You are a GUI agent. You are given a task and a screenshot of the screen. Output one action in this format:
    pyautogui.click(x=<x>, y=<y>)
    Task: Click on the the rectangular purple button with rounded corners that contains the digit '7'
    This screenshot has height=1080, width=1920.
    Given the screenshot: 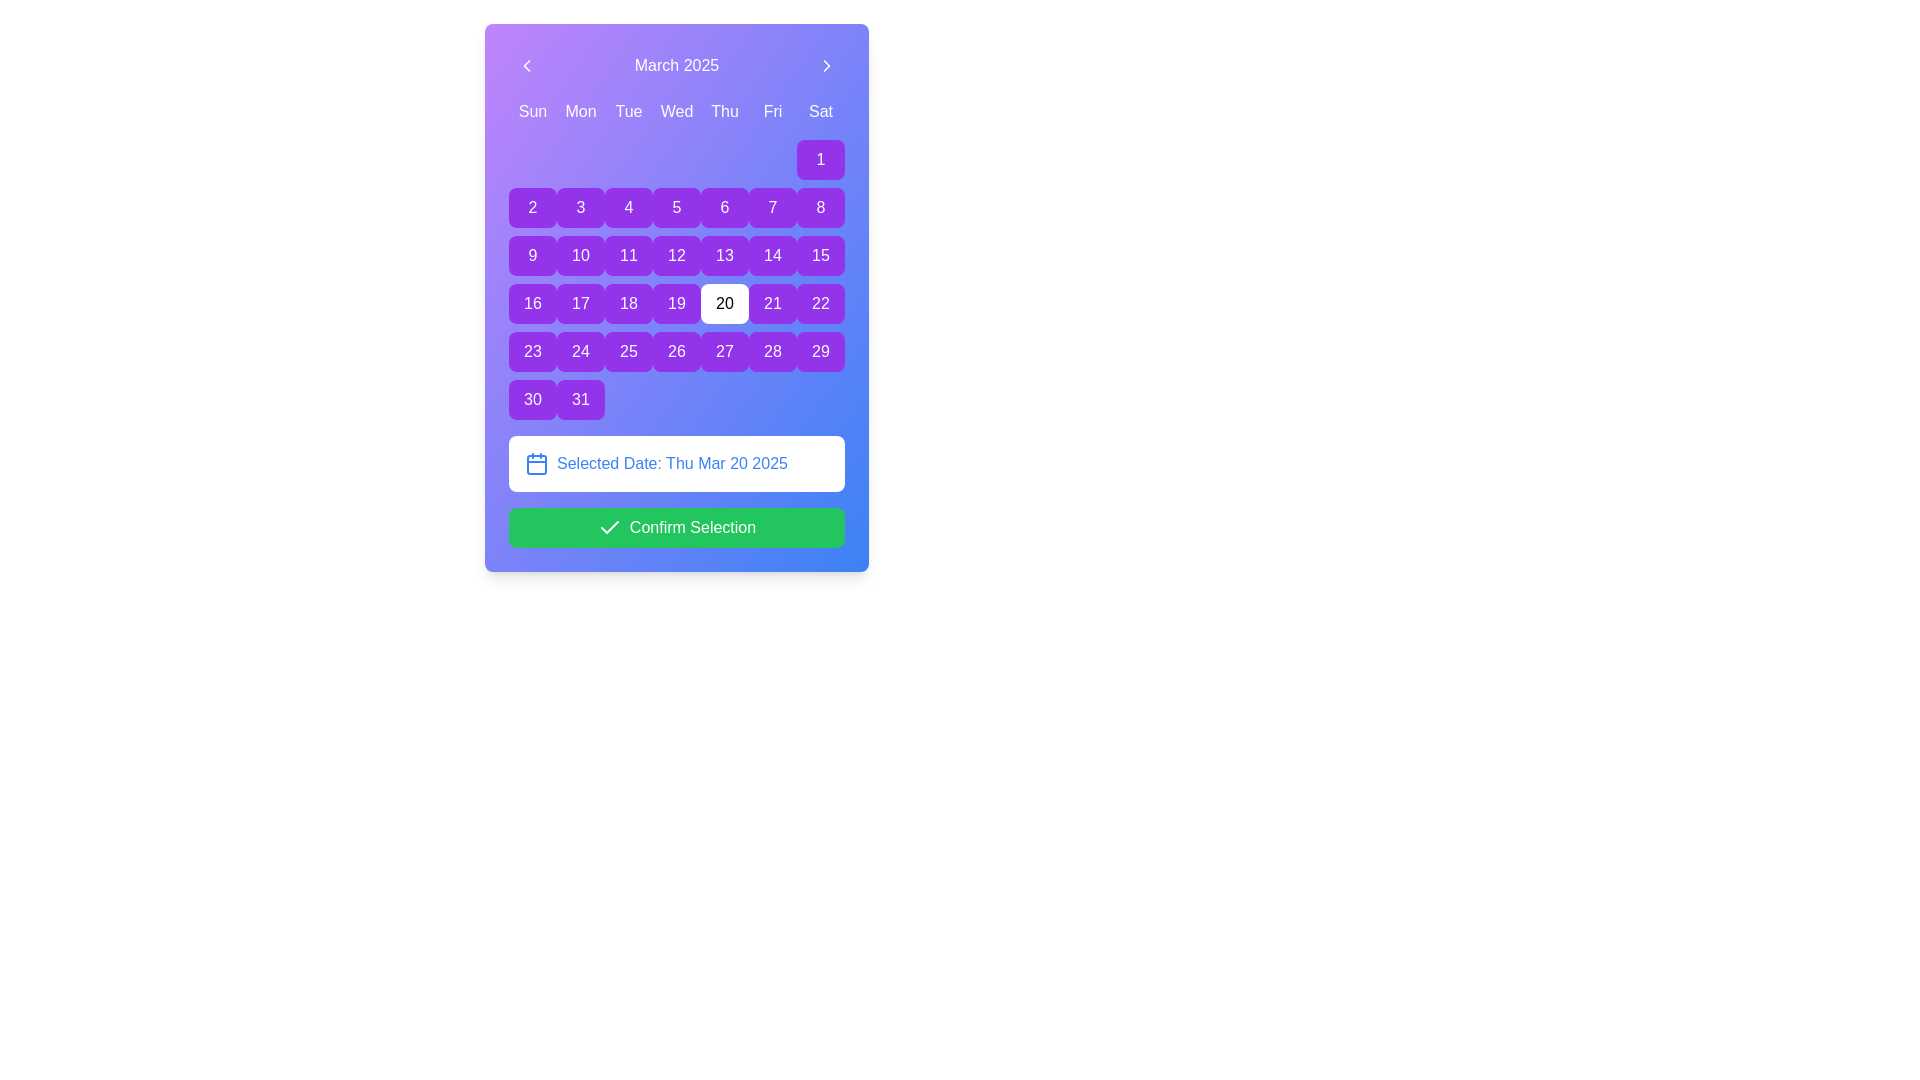 What is the action you would take?
    pyautogui.click(x=771, y=208)
    